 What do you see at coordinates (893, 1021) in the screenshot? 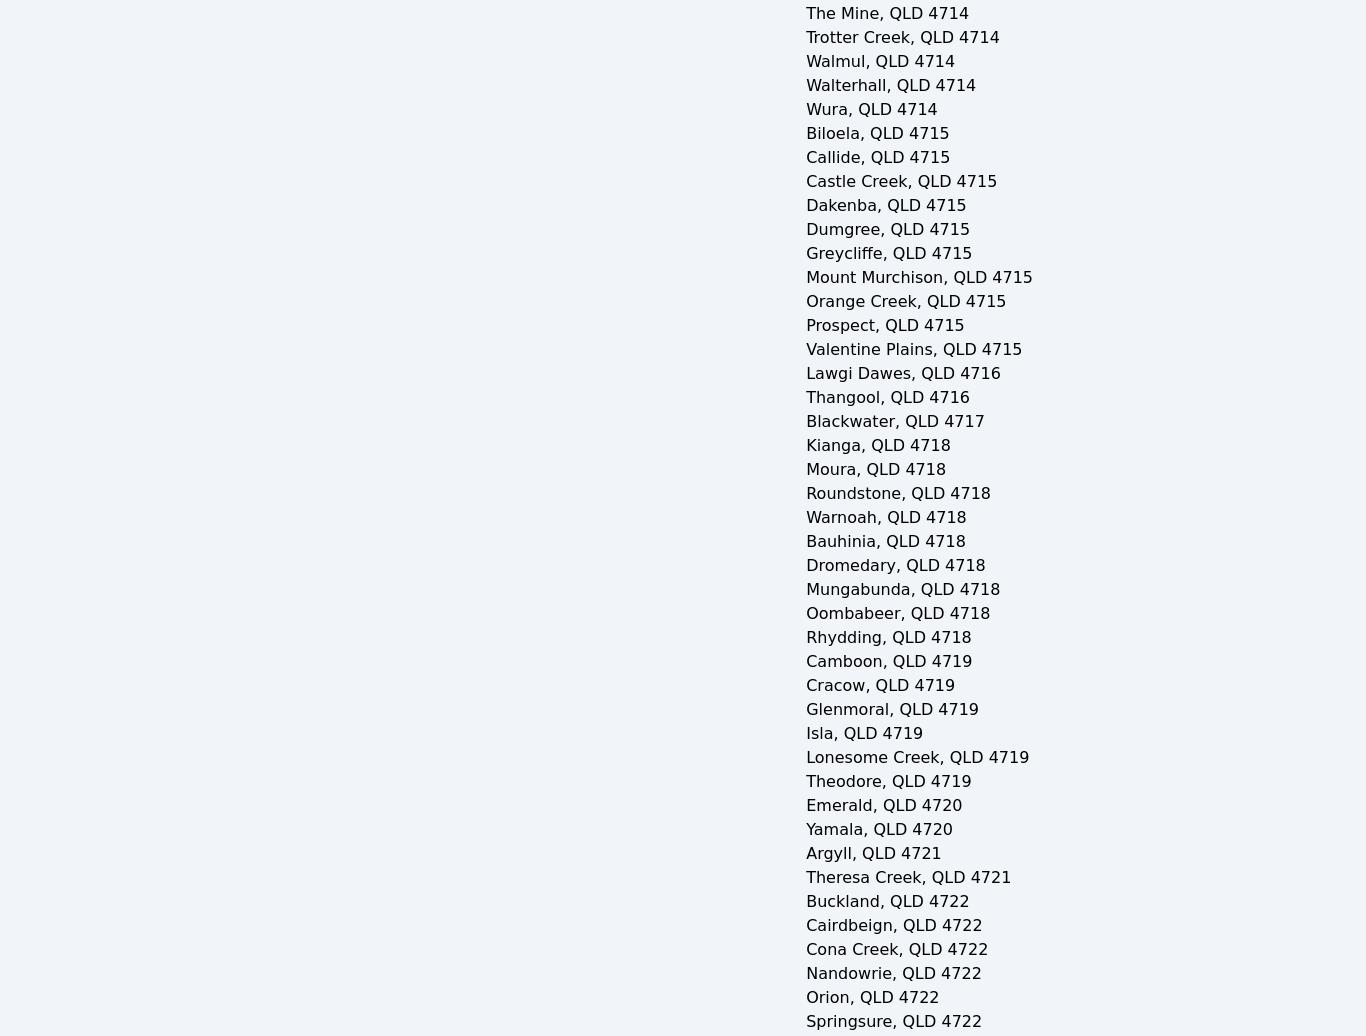
I see `'Springsure, QLD 4722'` at bounding box center [893, 1021].